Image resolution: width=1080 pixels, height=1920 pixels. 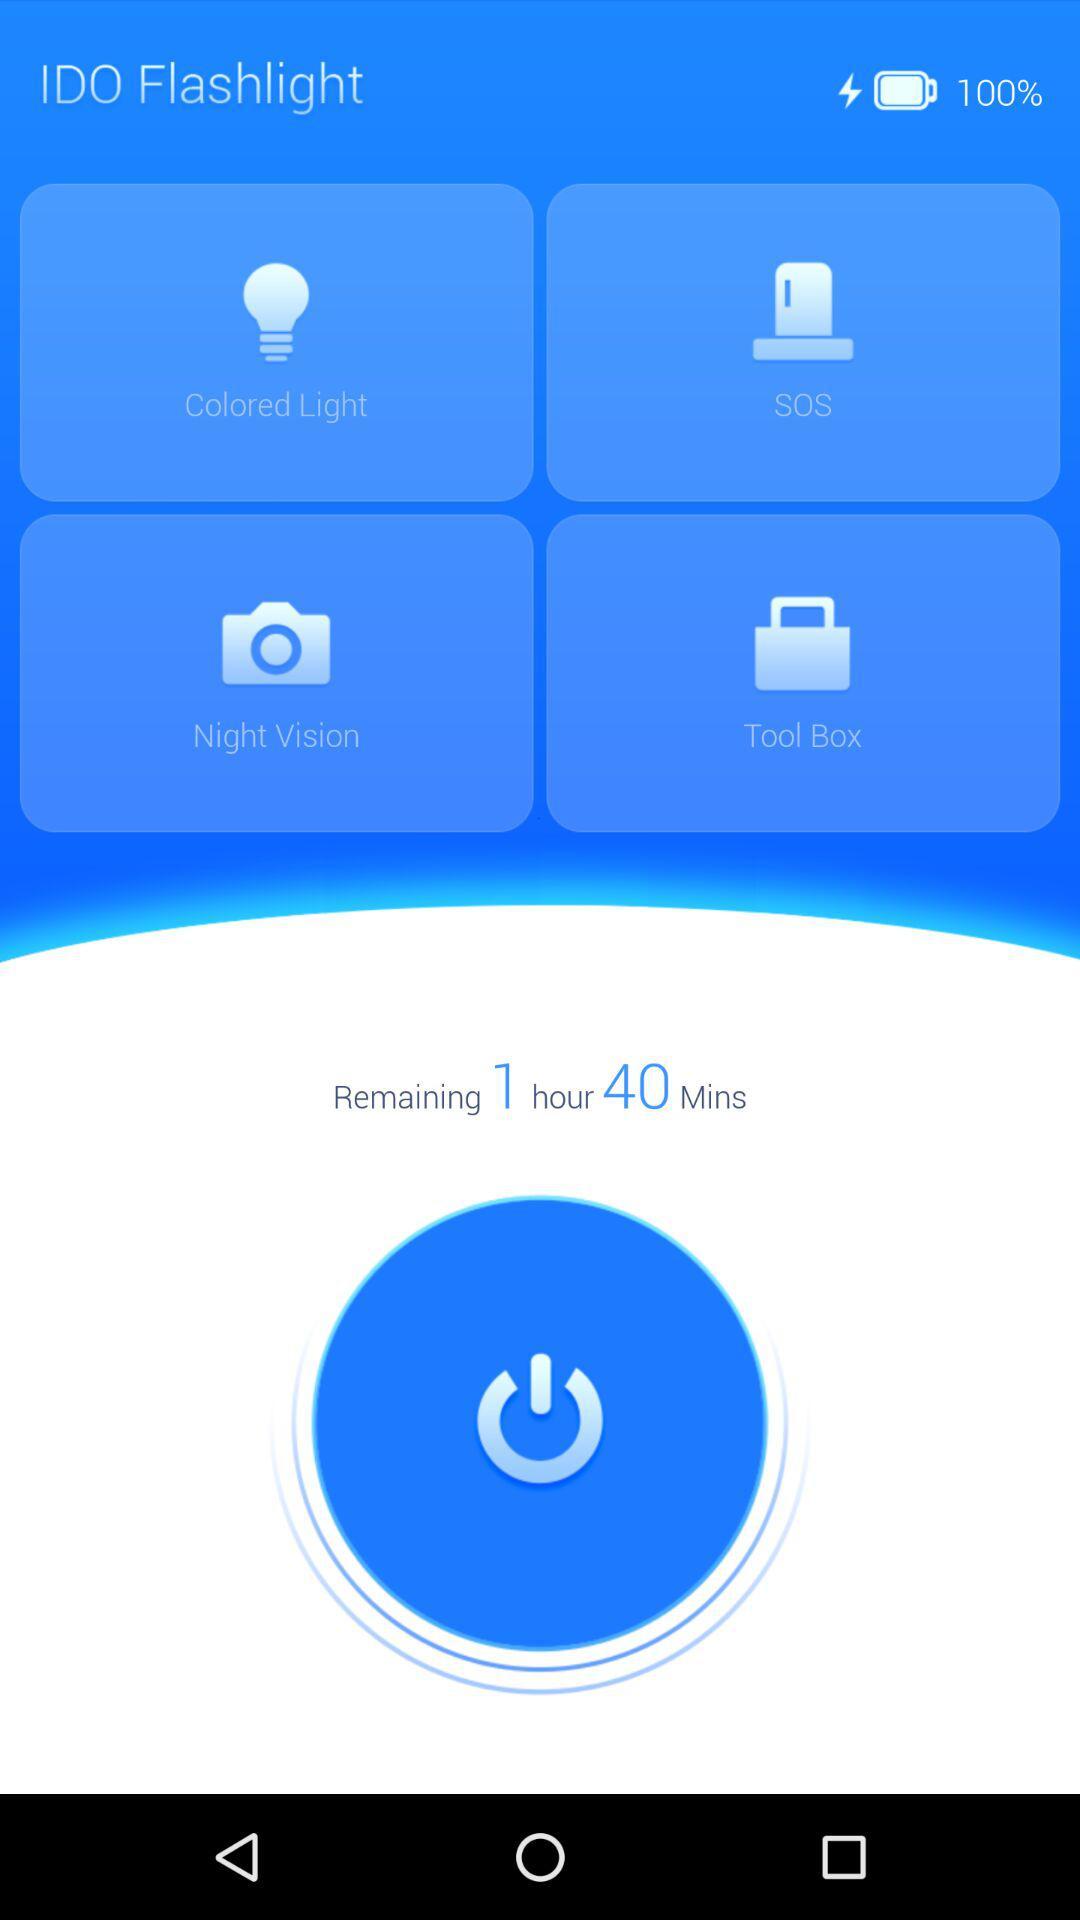 I want to click on turn off, so click(x=540, y=1423).